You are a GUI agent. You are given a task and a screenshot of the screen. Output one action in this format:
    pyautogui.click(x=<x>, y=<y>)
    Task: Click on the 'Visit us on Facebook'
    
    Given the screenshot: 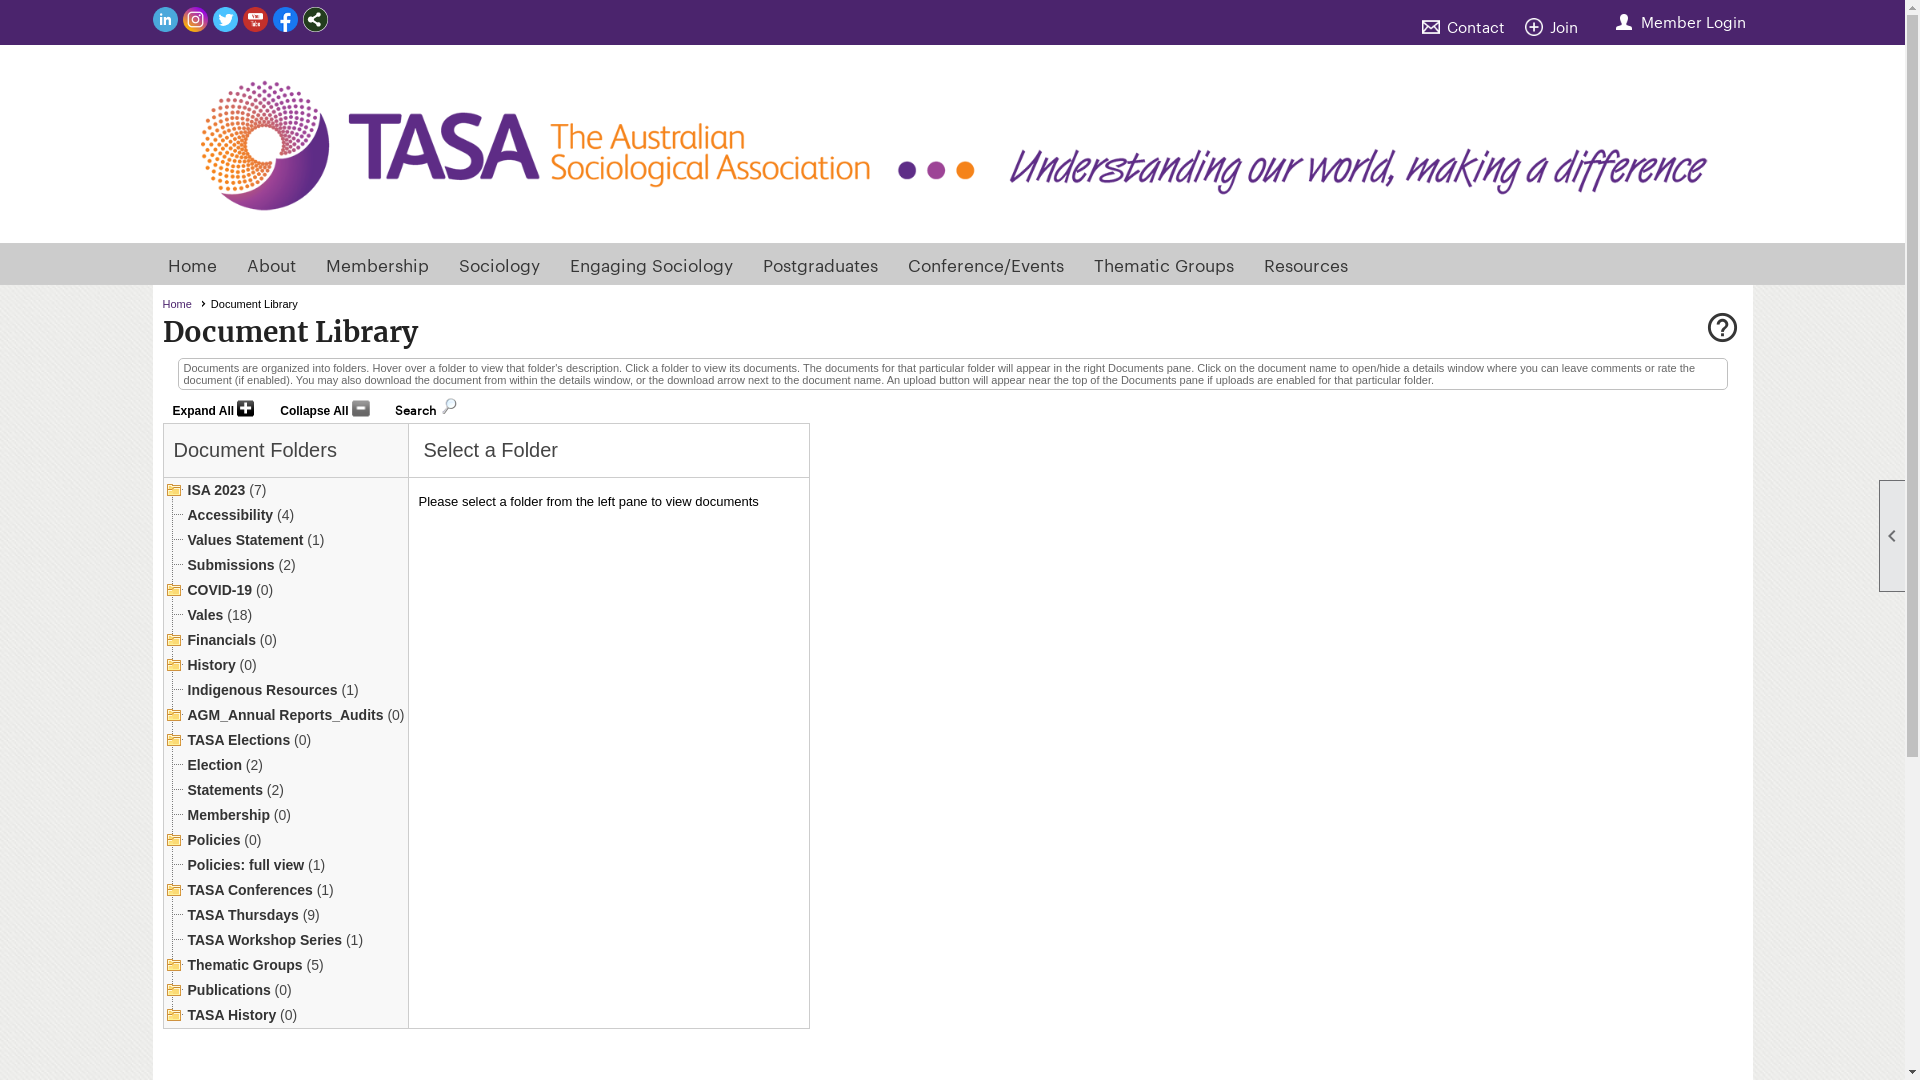 What is the action you would take?
    pyautogui.click(x=283, y=20)
    